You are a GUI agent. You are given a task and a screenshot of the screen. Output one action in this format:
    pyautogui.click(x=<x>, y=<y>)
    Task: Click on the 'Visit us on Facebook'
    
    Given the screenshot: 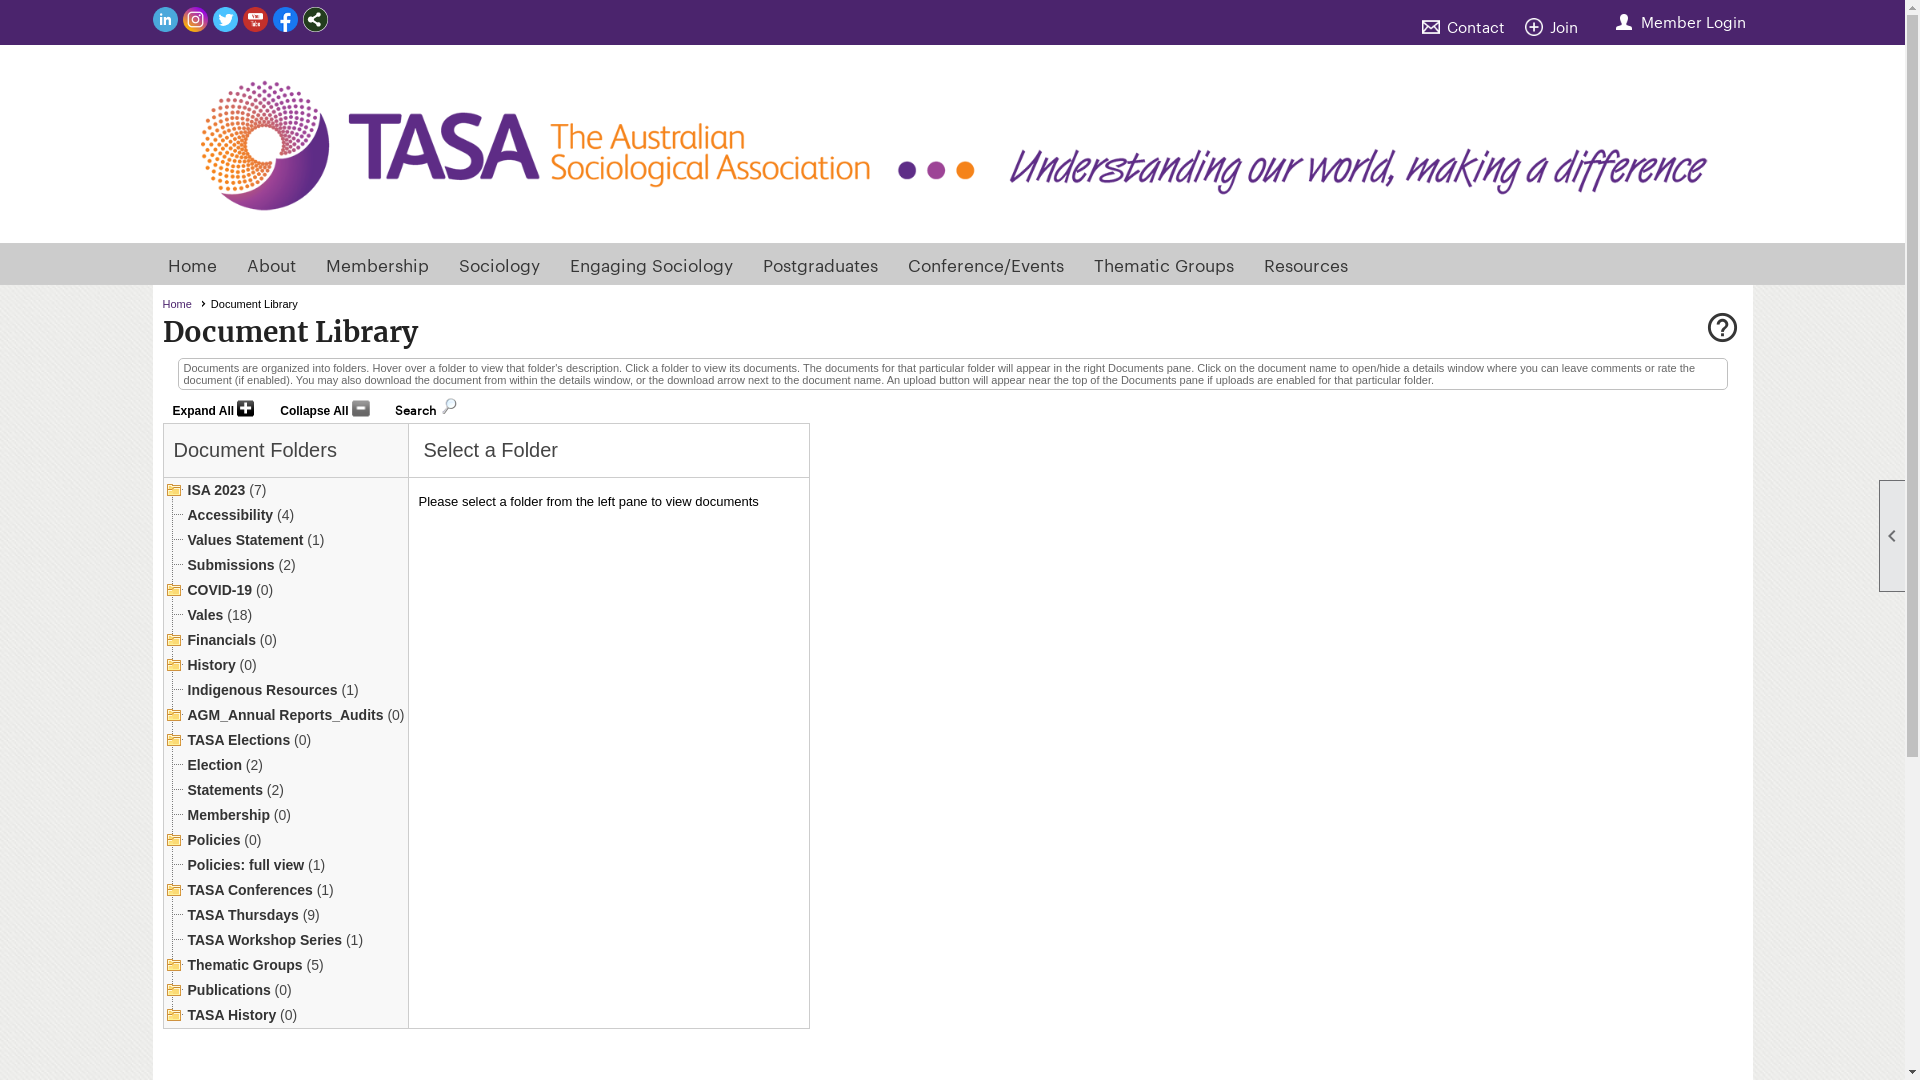 What is the action you would take?
    pyautogui.click(x=283, y=20)
    